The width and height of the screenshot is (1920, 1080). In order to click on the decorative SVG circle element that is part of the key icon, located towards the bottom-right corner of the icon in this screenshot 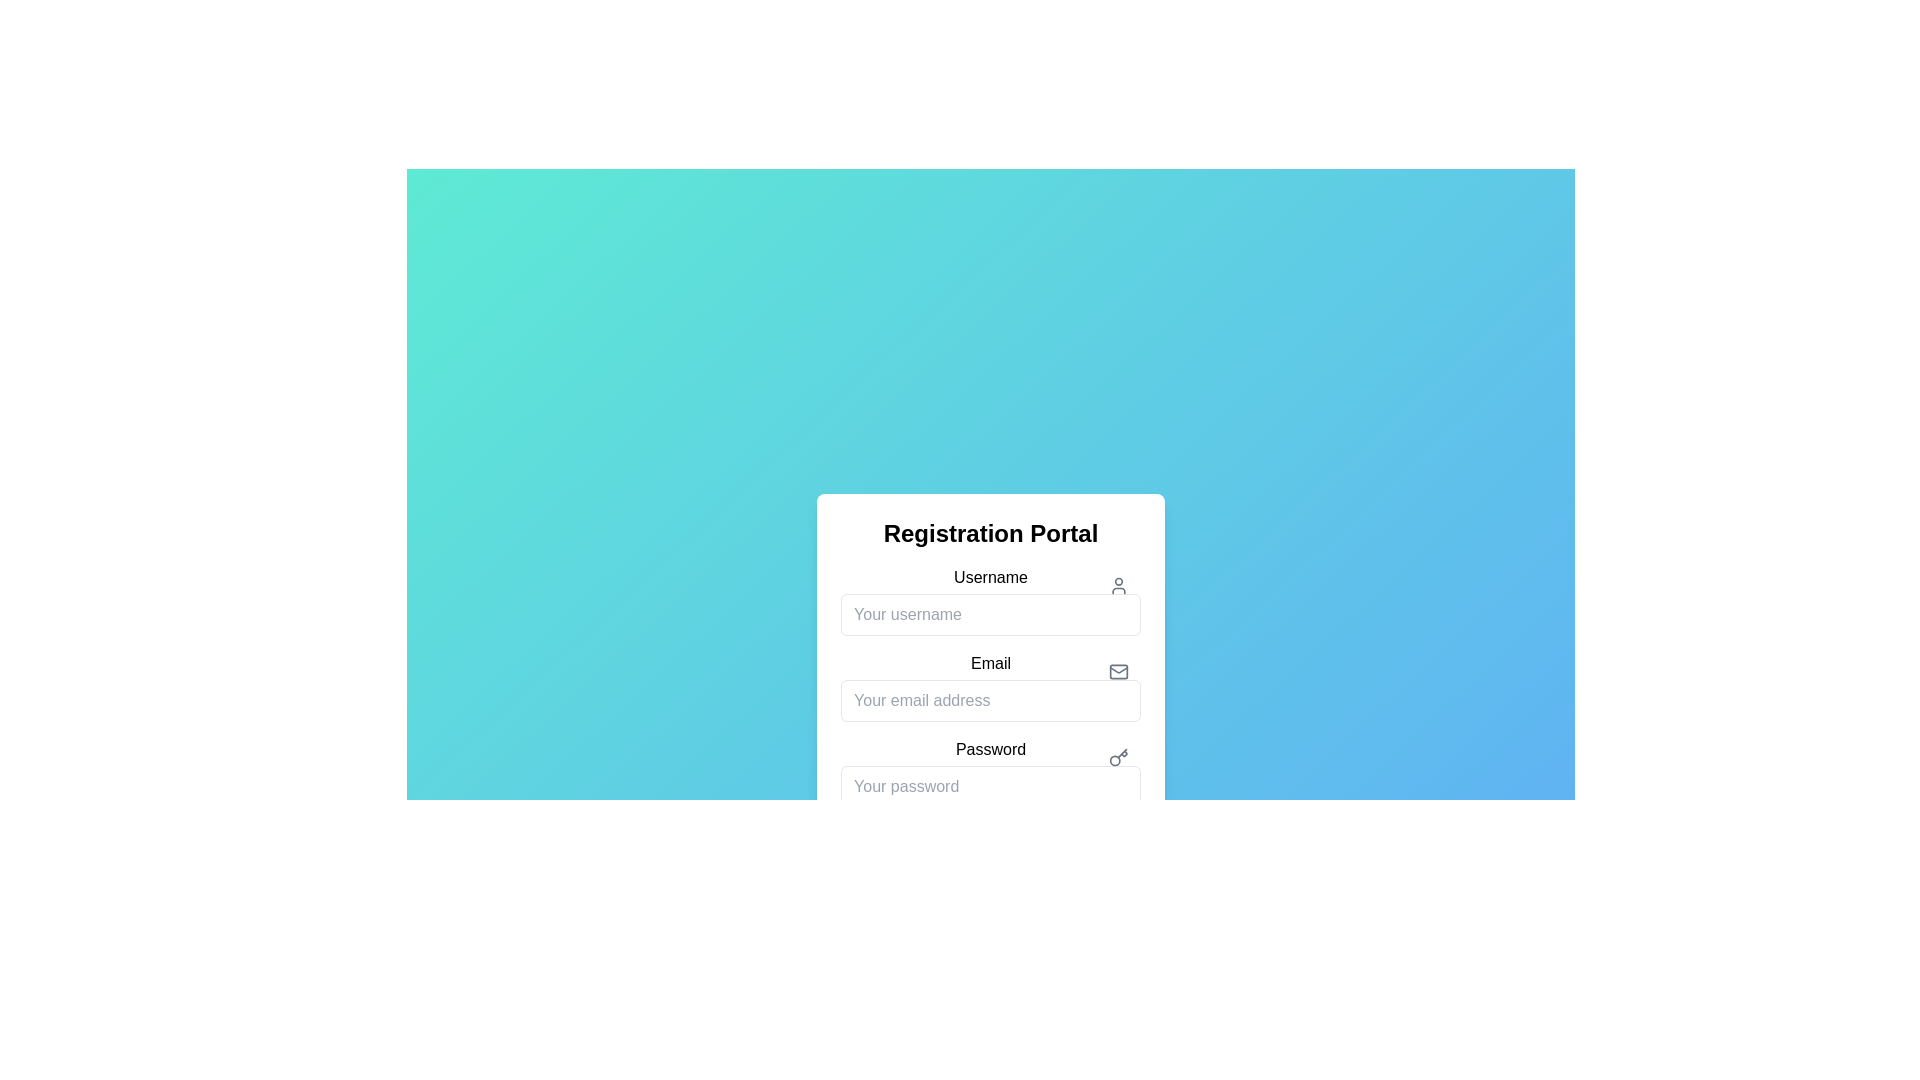, I will do `click(1114, 760)`.